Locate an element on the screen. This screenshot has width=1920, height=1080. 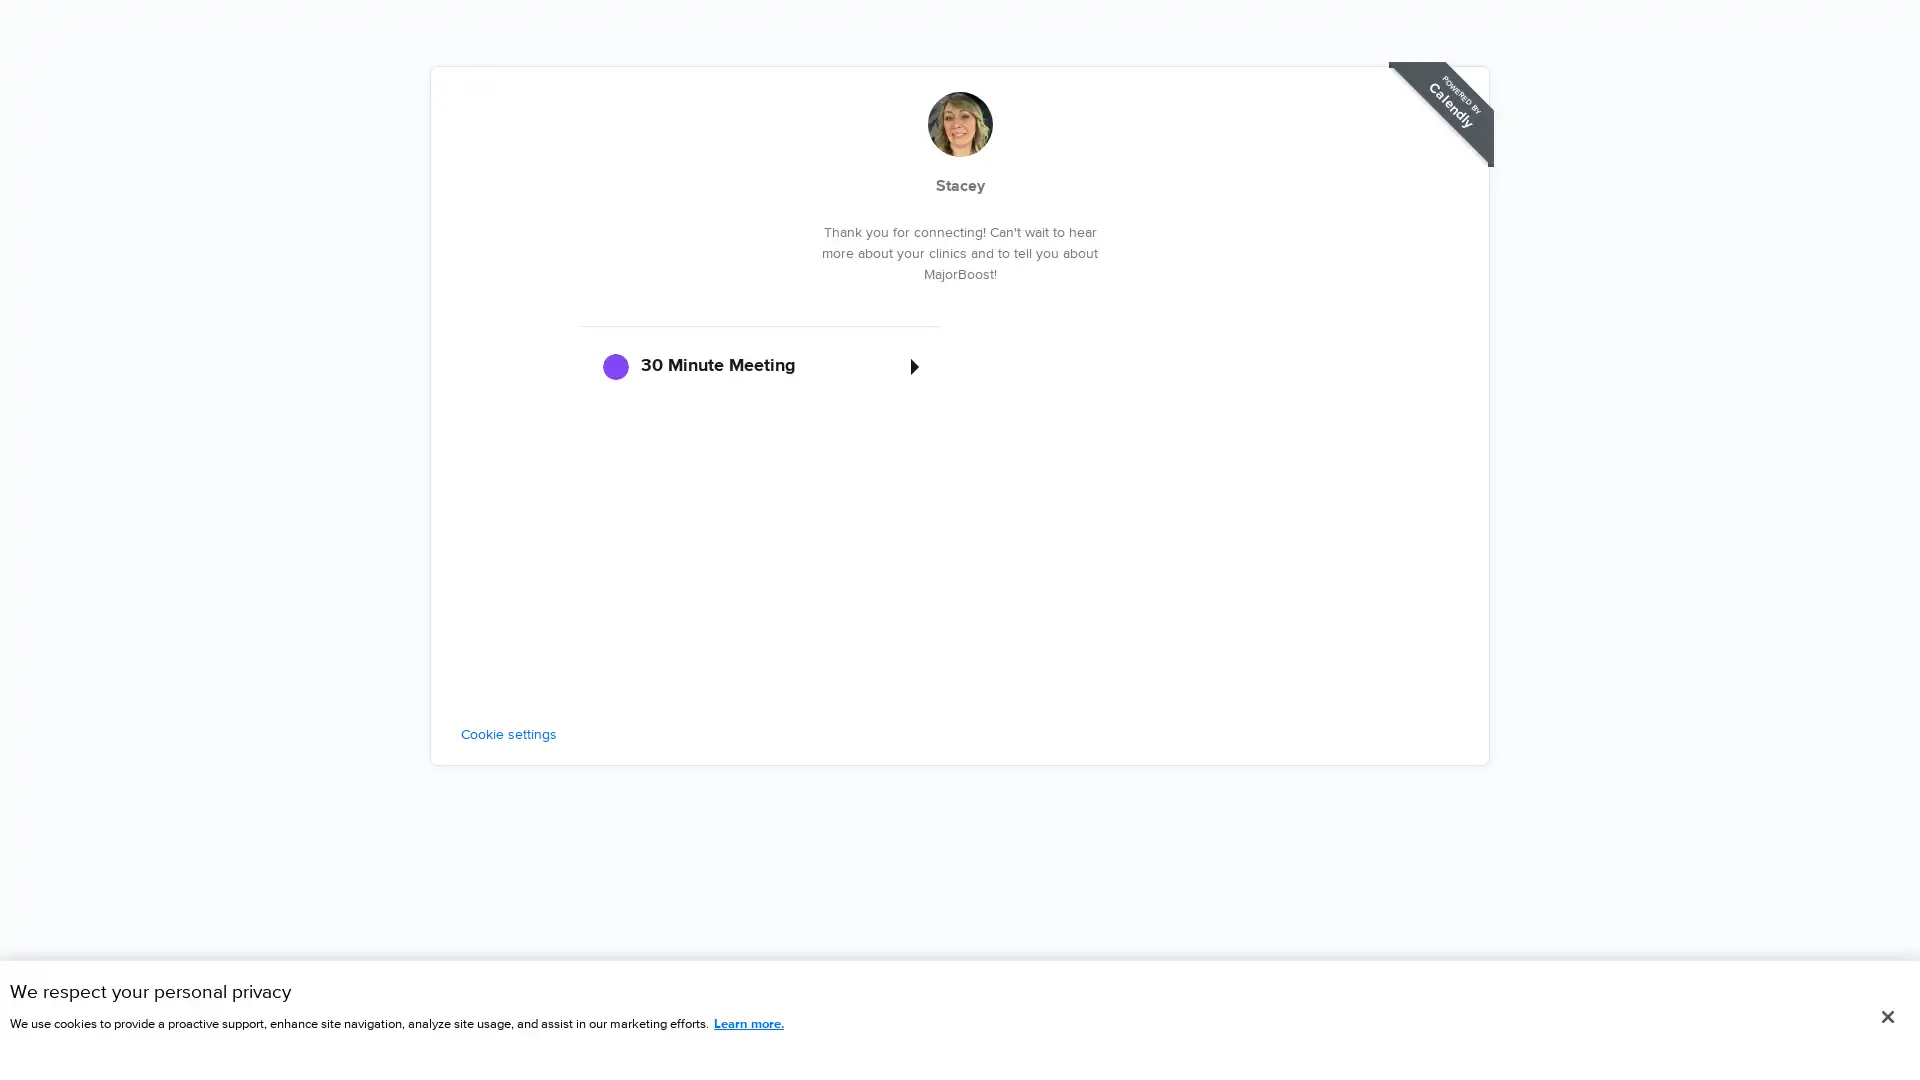
Cookie settings is located at coordinates (508, 735).